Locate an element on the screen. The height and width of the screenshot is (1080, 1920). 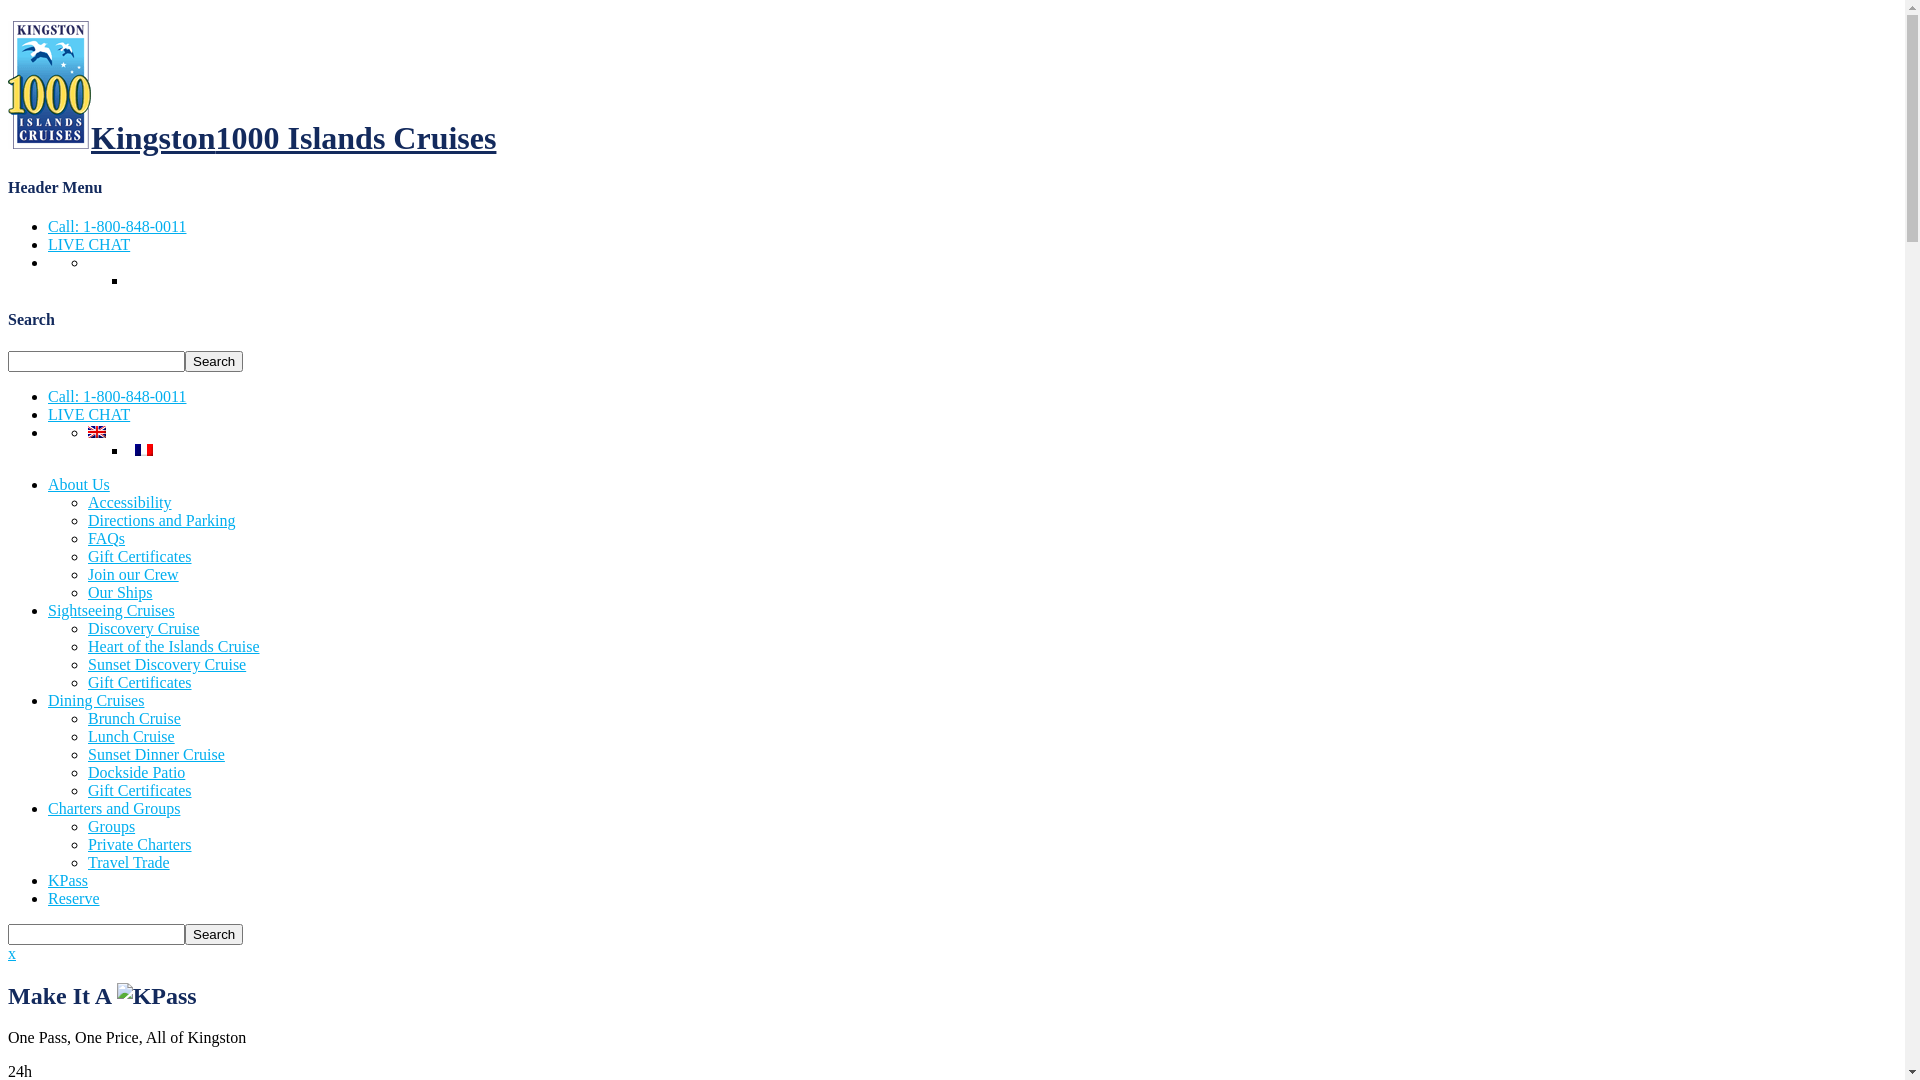
'Sunset Dinner Cruise' is located at coordinates (155, 754).